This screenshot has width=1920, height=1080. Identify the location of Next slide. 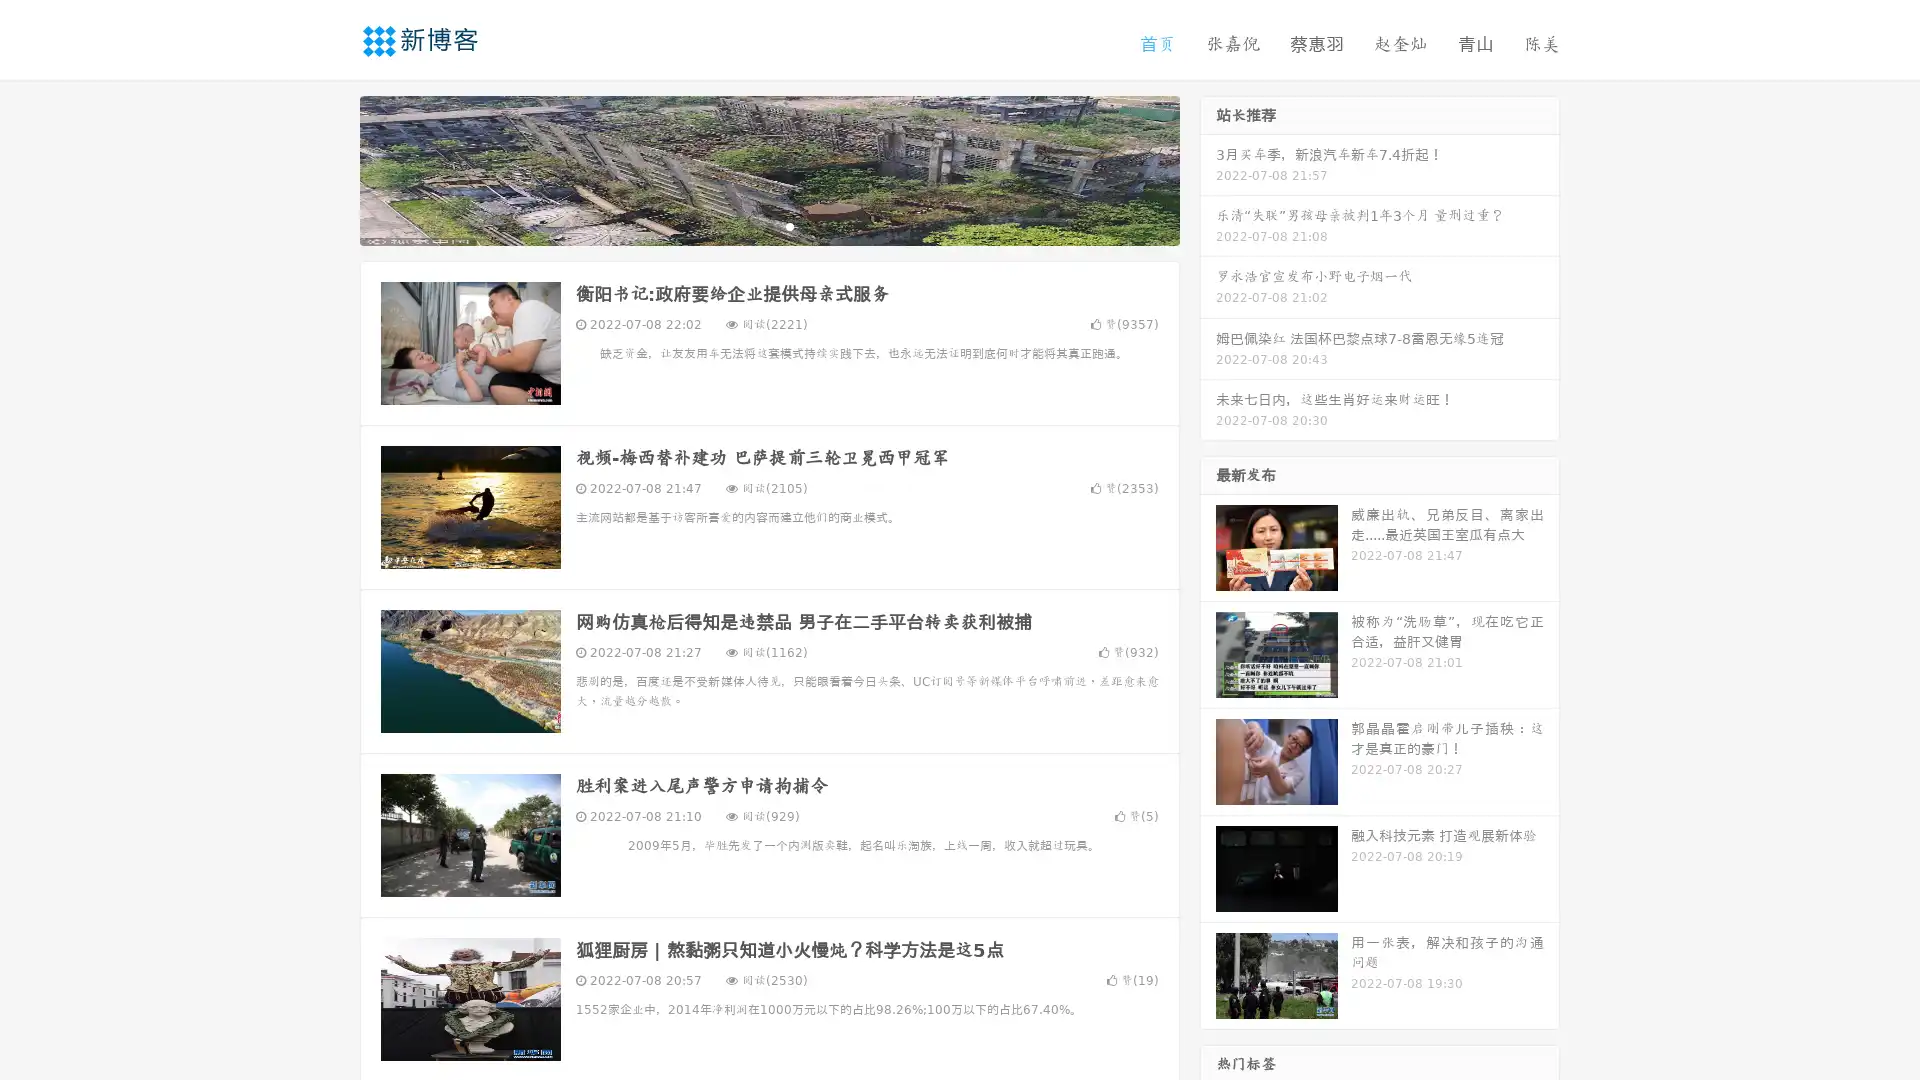
(1208, 168).